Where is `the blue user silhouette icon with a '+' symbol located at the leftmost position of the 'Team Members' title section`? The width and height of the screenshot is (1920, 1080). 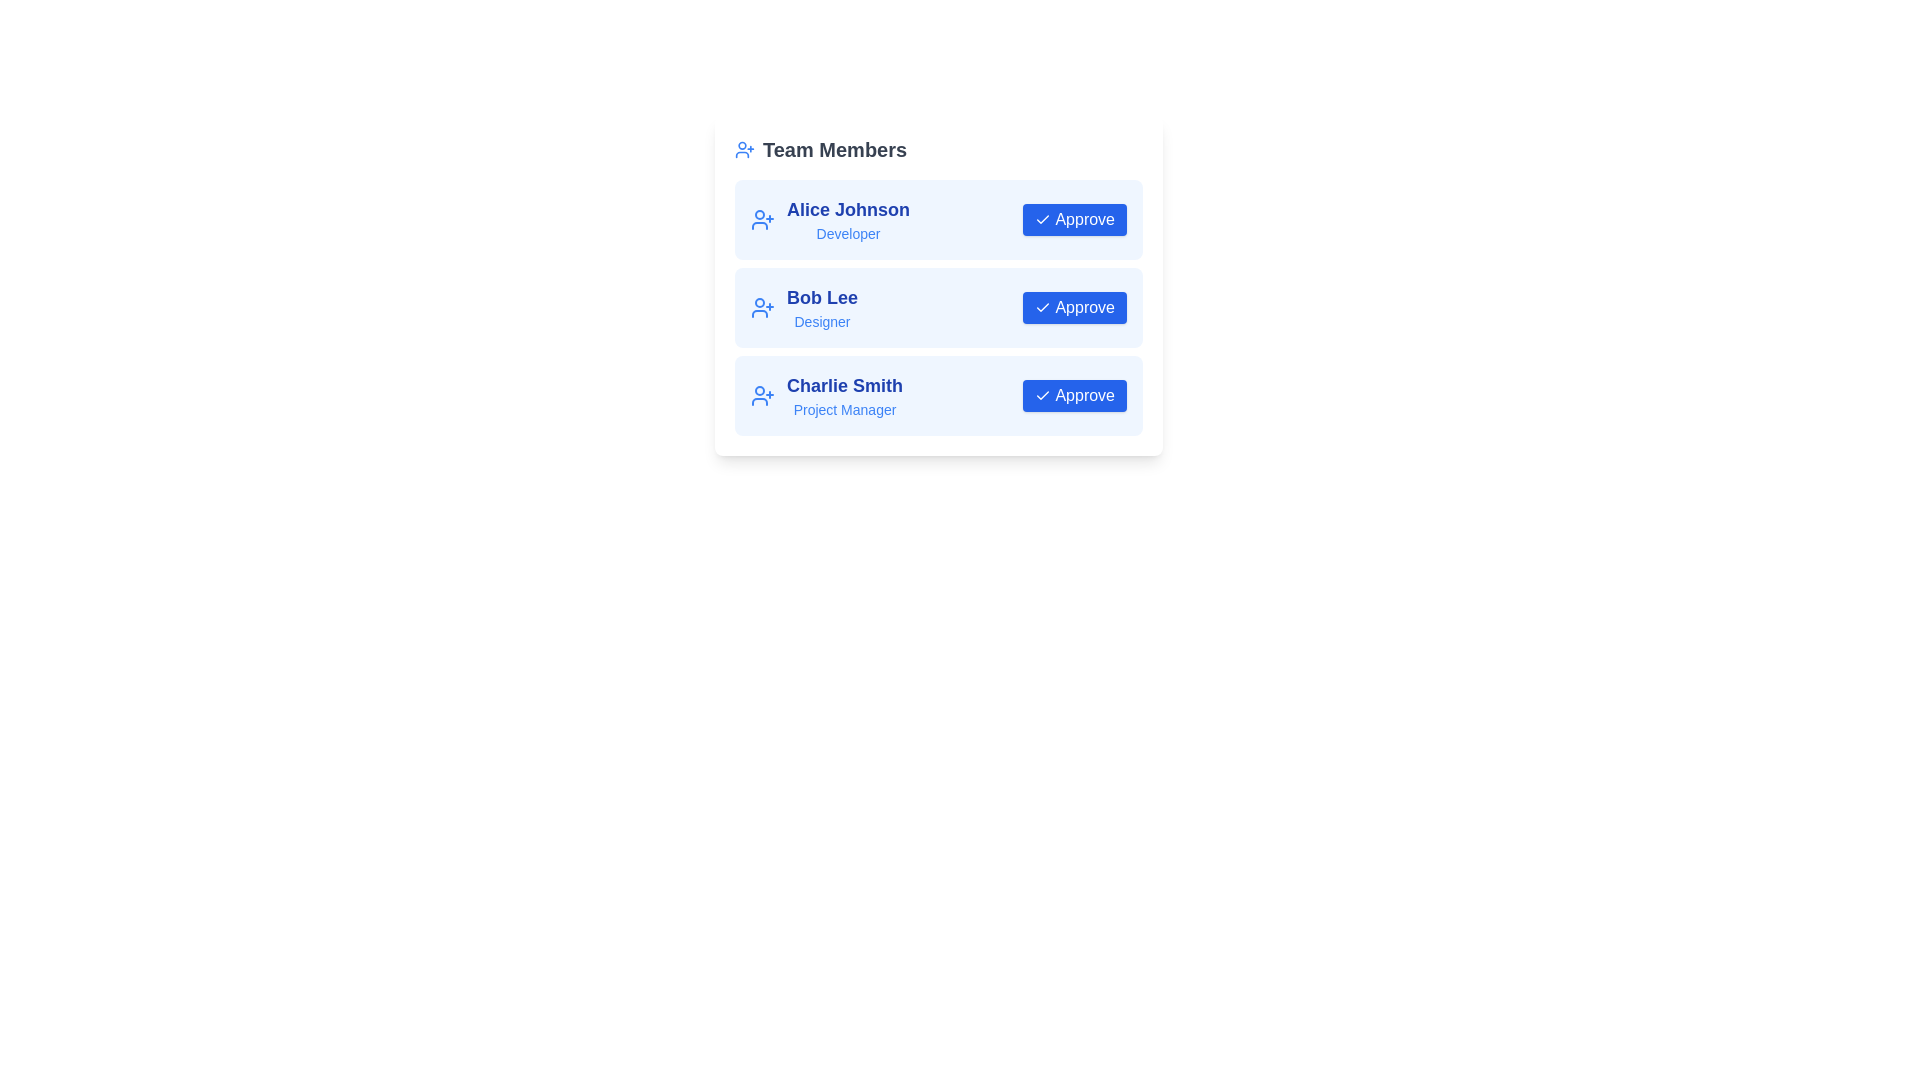
the blue user silhouette icon with a '+' symbol located at the leftmost position of the 'Team Members' title section is located at coordinates (743, 149).